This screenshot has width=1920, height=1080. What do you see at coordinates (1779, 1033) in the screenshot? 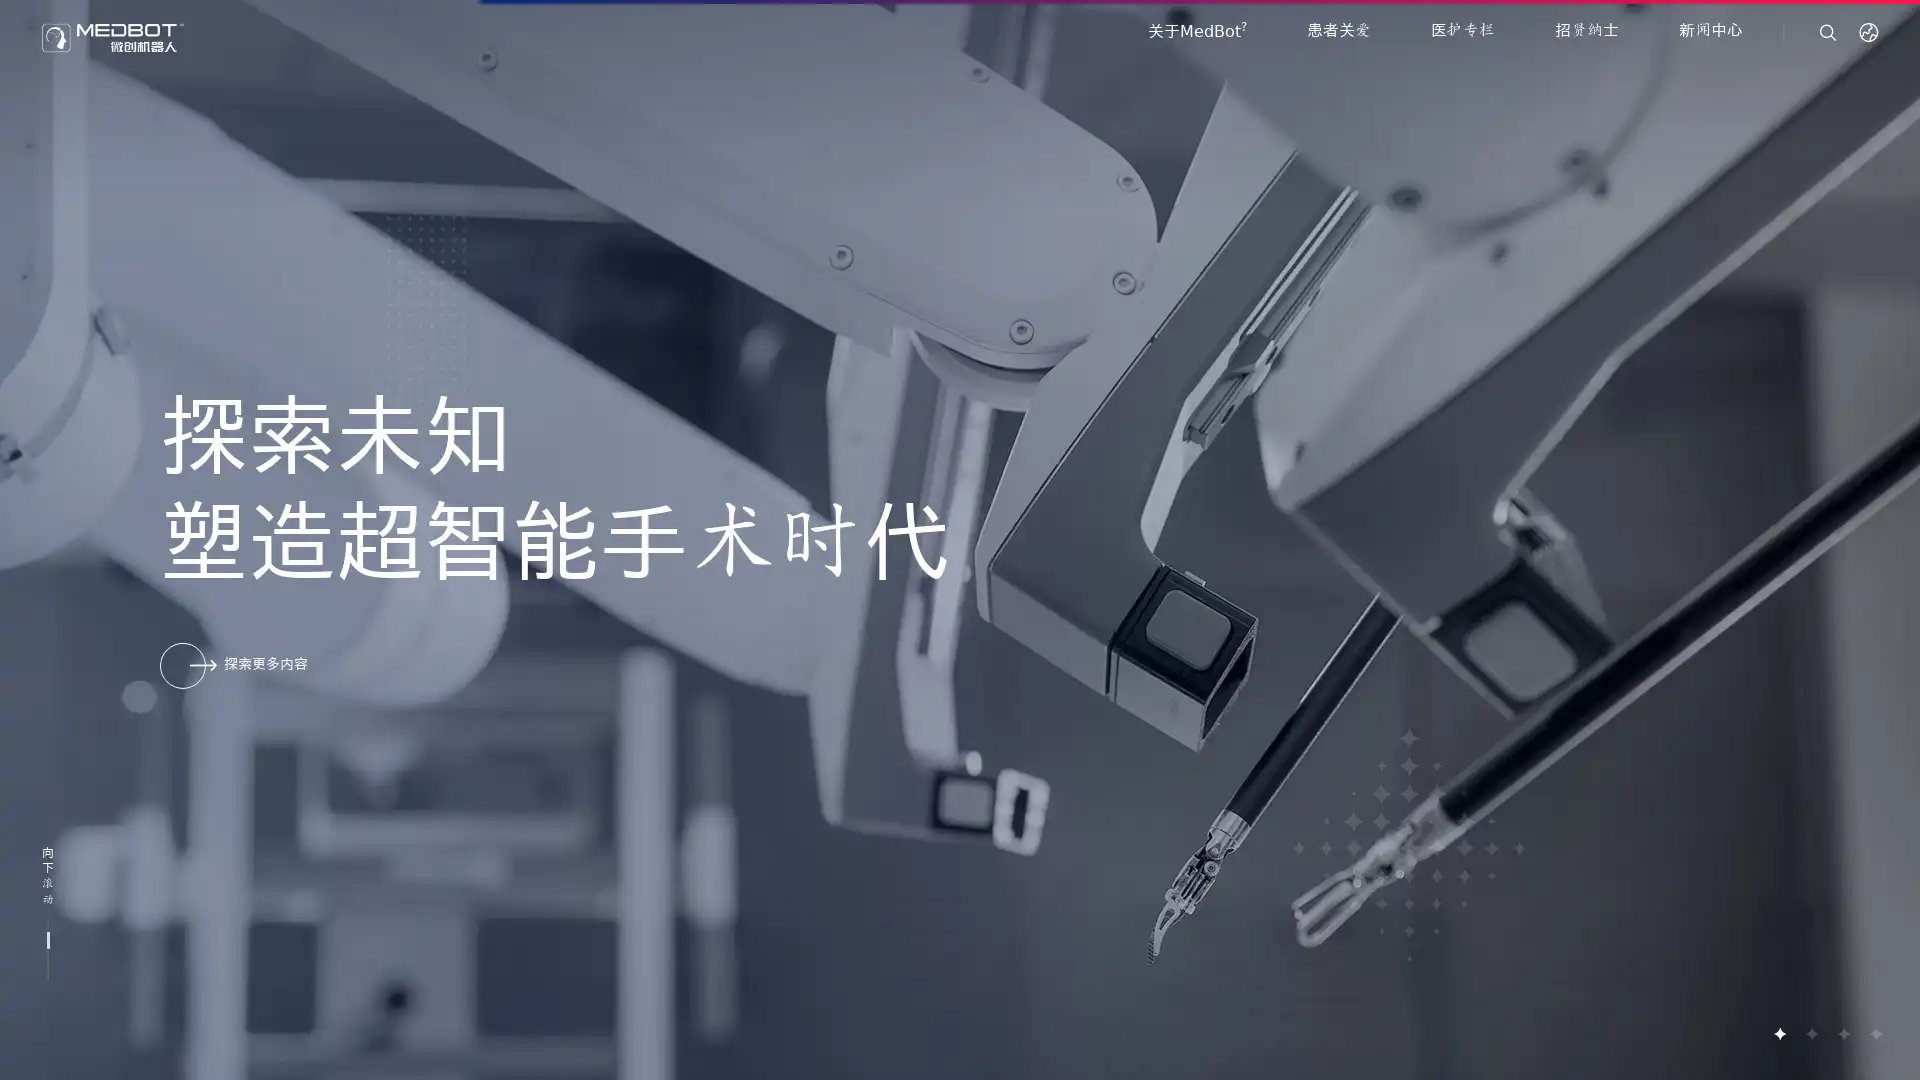
I see `Go to slide 1` at bounding box center [1779, 1033].